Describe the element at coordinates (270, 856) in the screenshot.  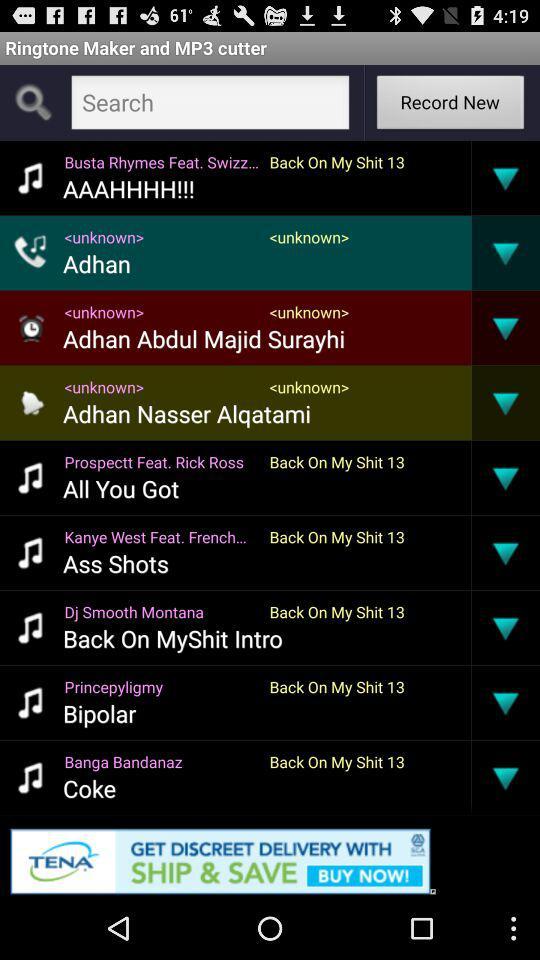
I see `opens an advertisement` at that location.